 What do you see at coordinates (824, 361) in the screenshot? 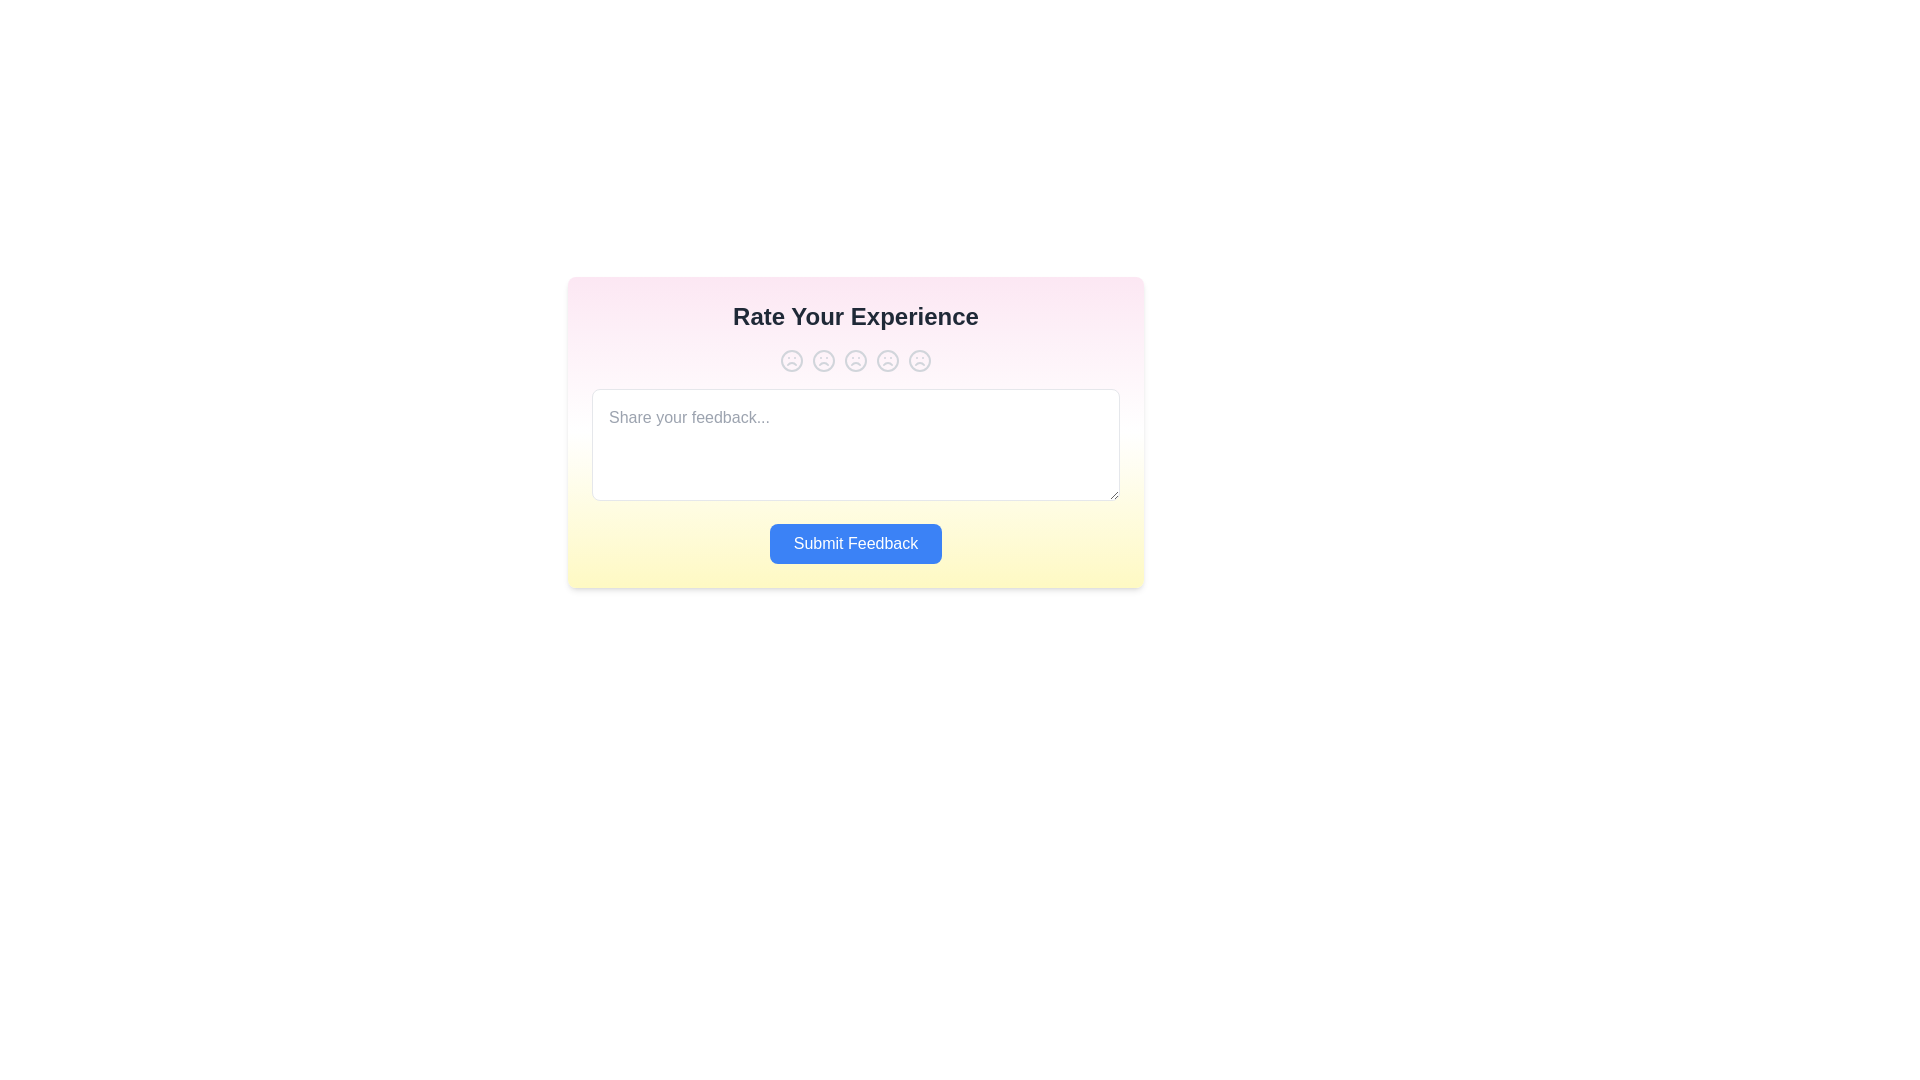
I see `the experience rating to 2 by clicking the corresponding button` at bounding box center [824, 361].